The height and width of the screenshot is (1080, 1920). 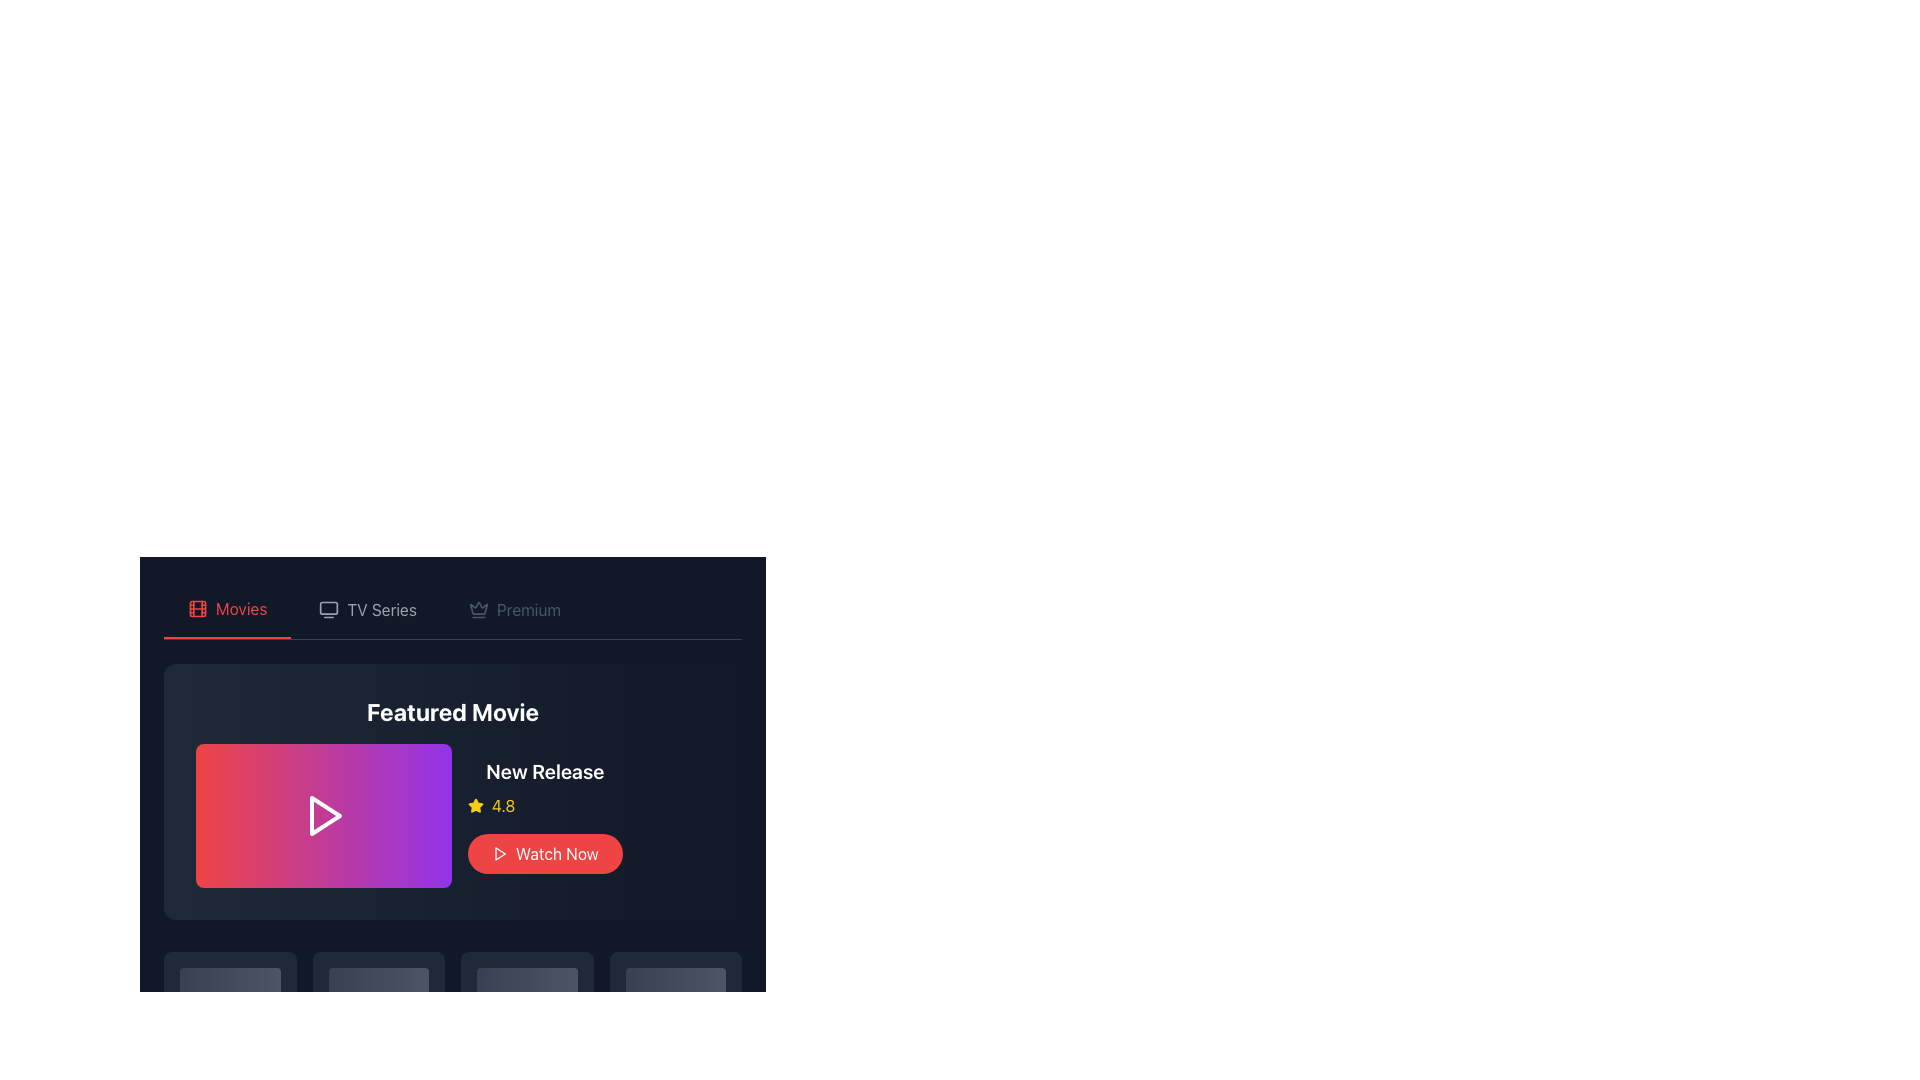 I want to click on the crown icon located in the top navigation bar, positioned between the 'TV Series' and 'Premium' labels, so click(x=477, y=607).